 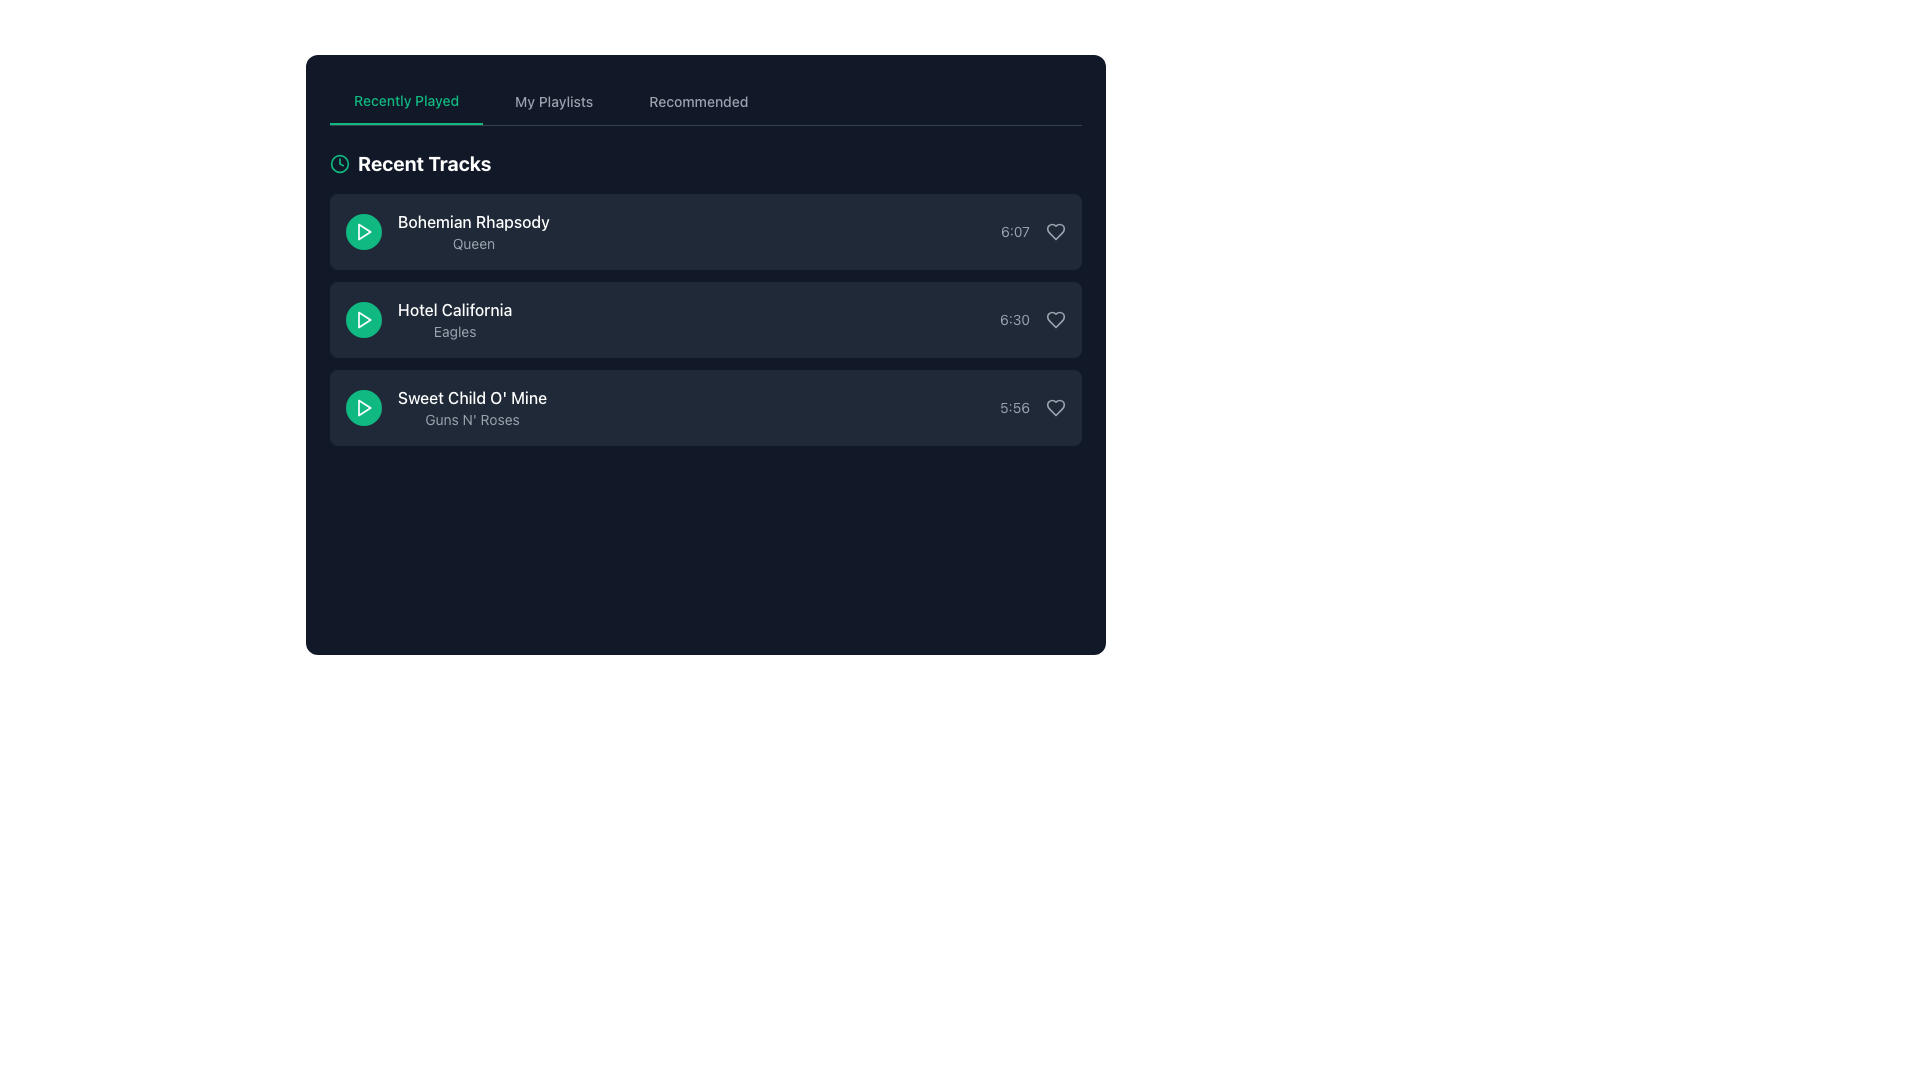 I want to click on the label indicating the artist or creator of the song 'Bohemian Rhapsody', which is located directly beneath the song title in the 'Recent Tracks' section, so click(x=472, y=242).